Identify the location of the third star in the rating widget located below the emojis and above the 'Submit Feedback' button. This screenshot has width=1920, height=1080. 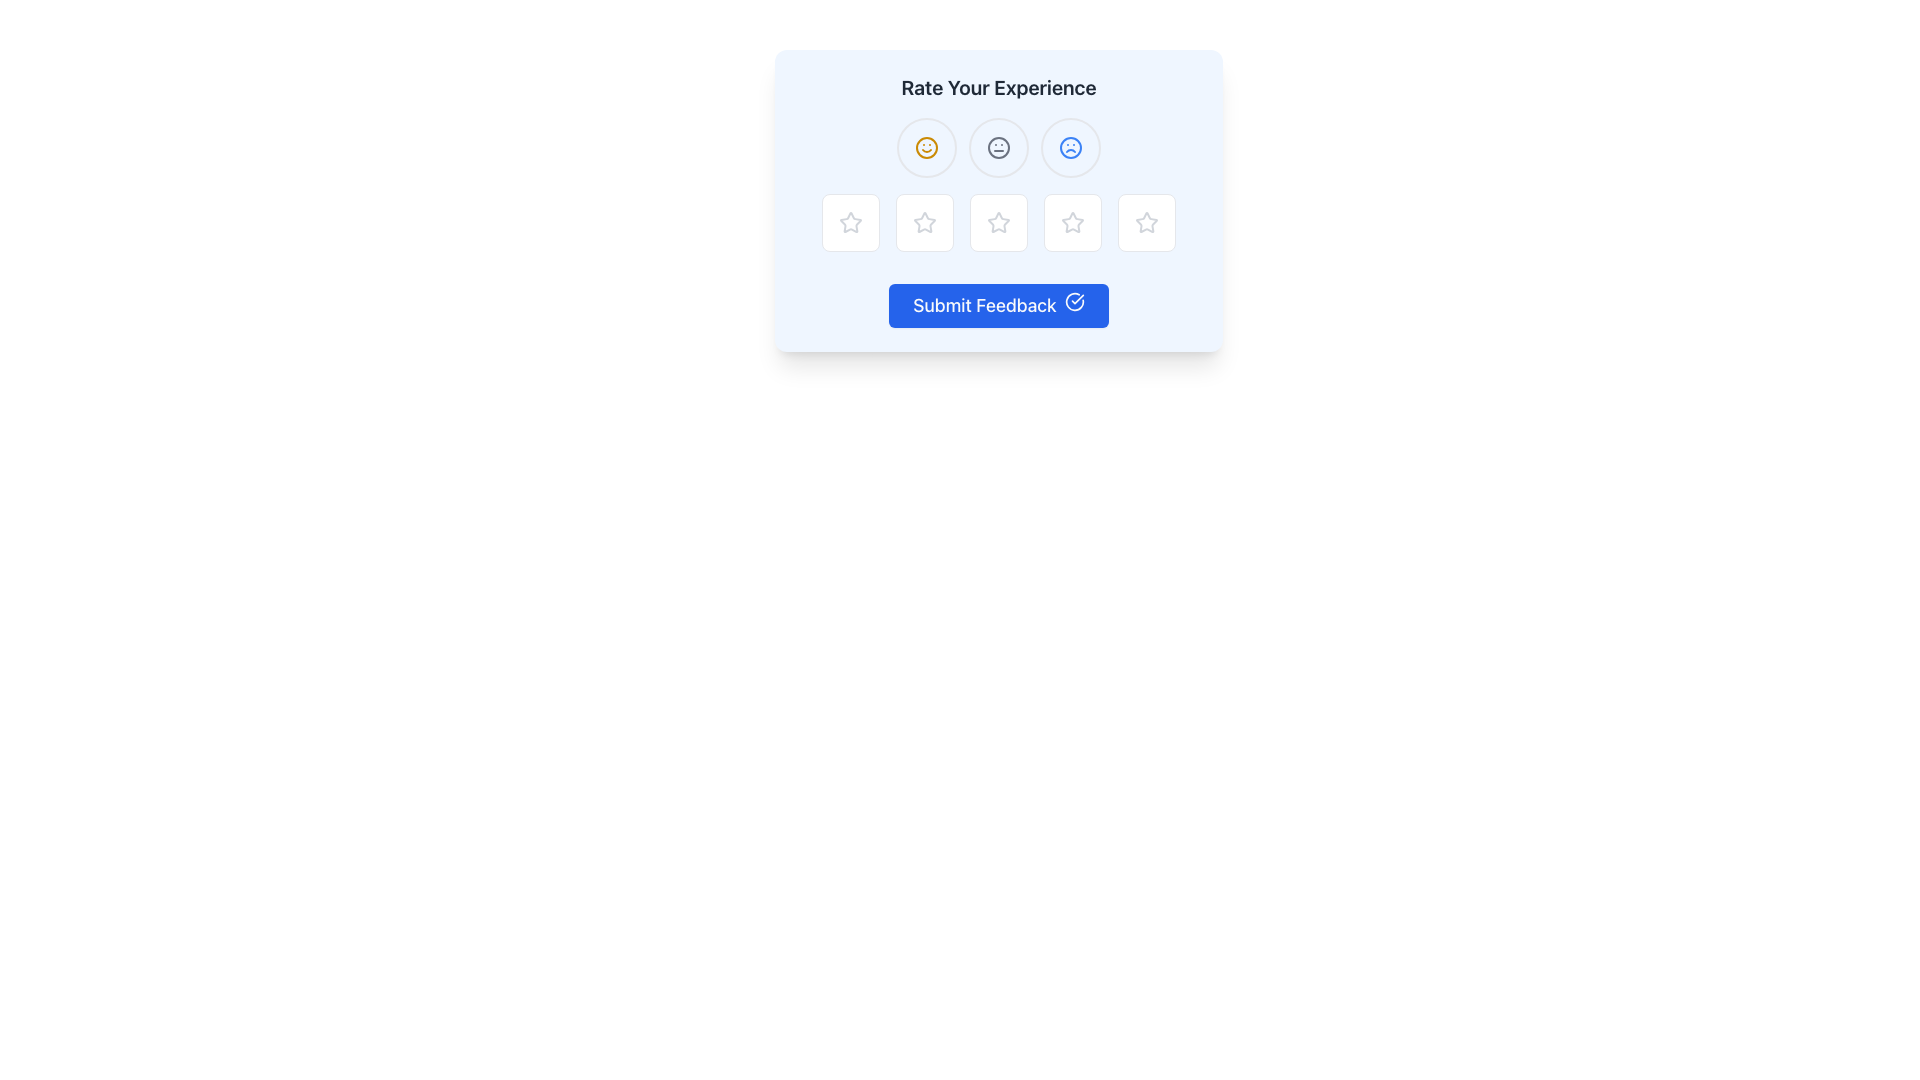
(998, 223).